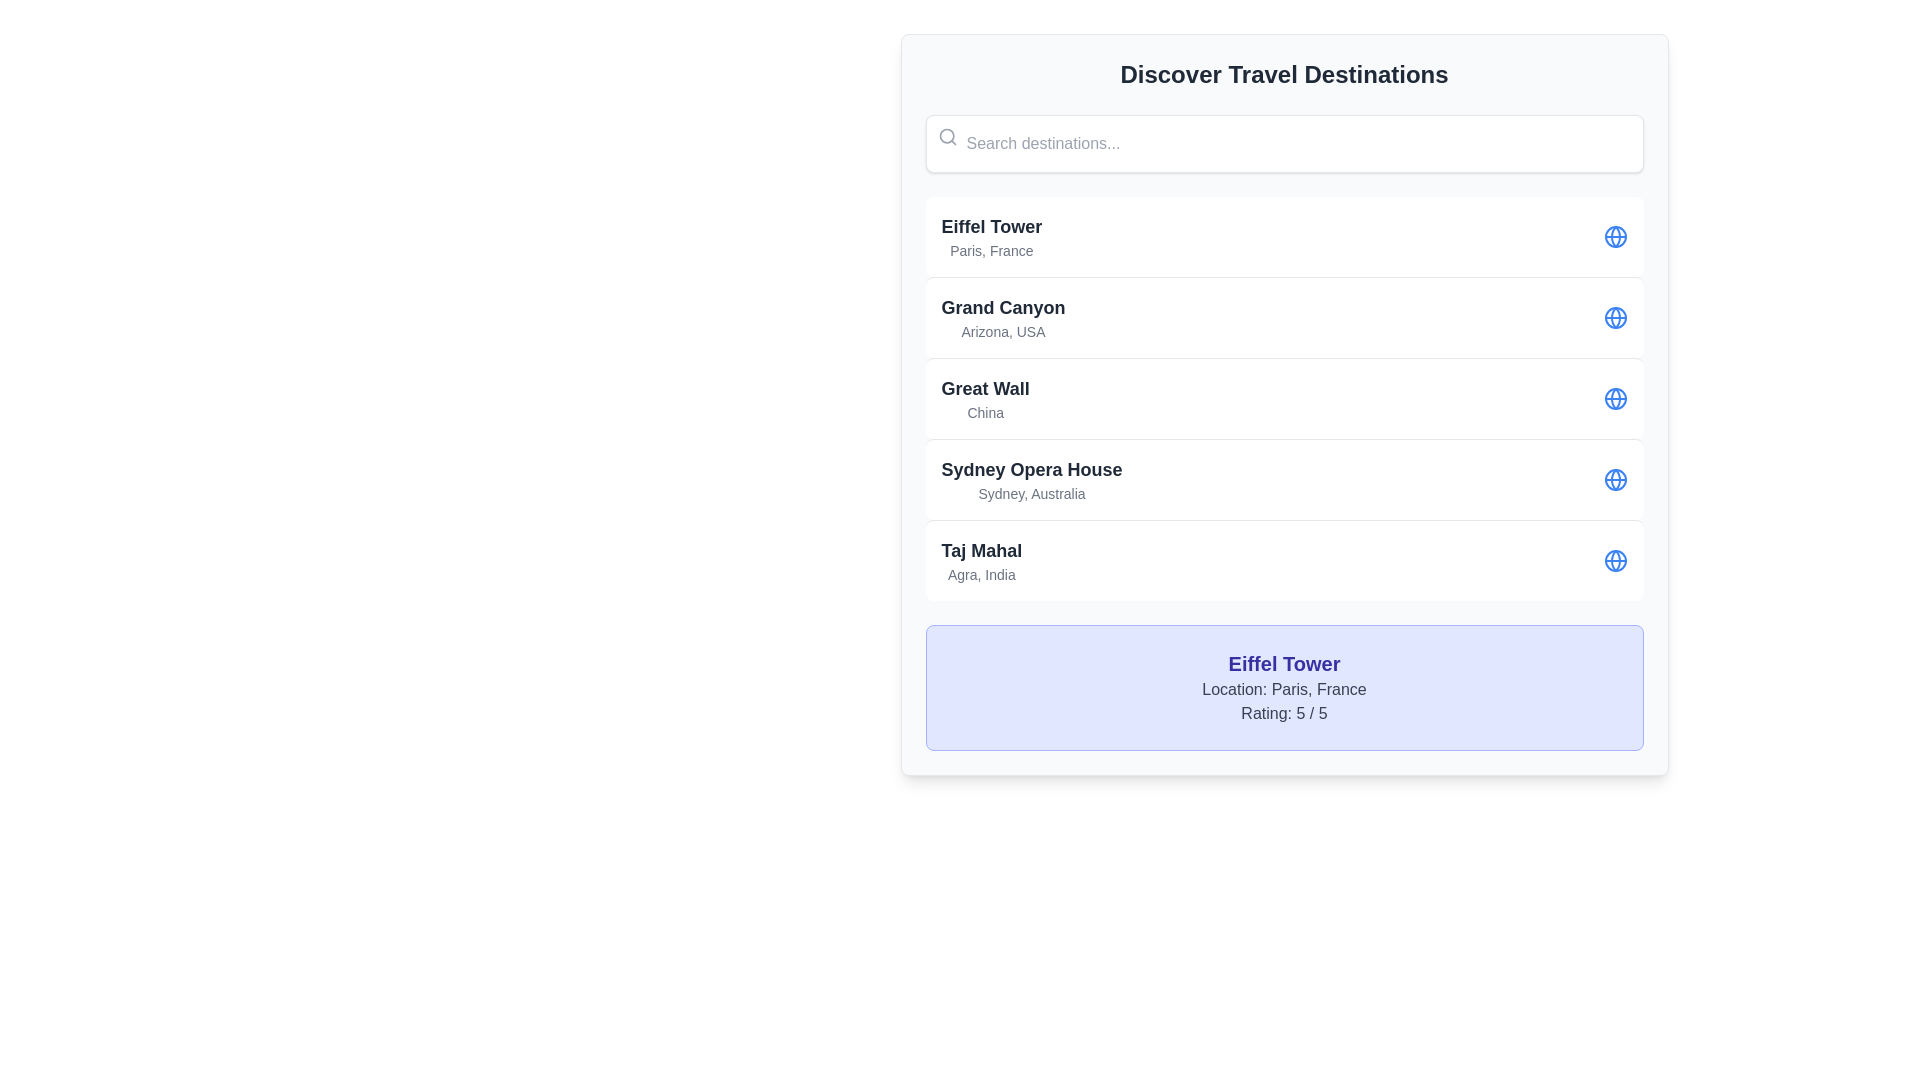 This screenshot has height=1080, width=1920. Describe the element at coordinates (1615, 316) in the screenshot. I see `the third globe icon on the right side of the destination list, which aligns with the 'Great Wall' text` at that location.